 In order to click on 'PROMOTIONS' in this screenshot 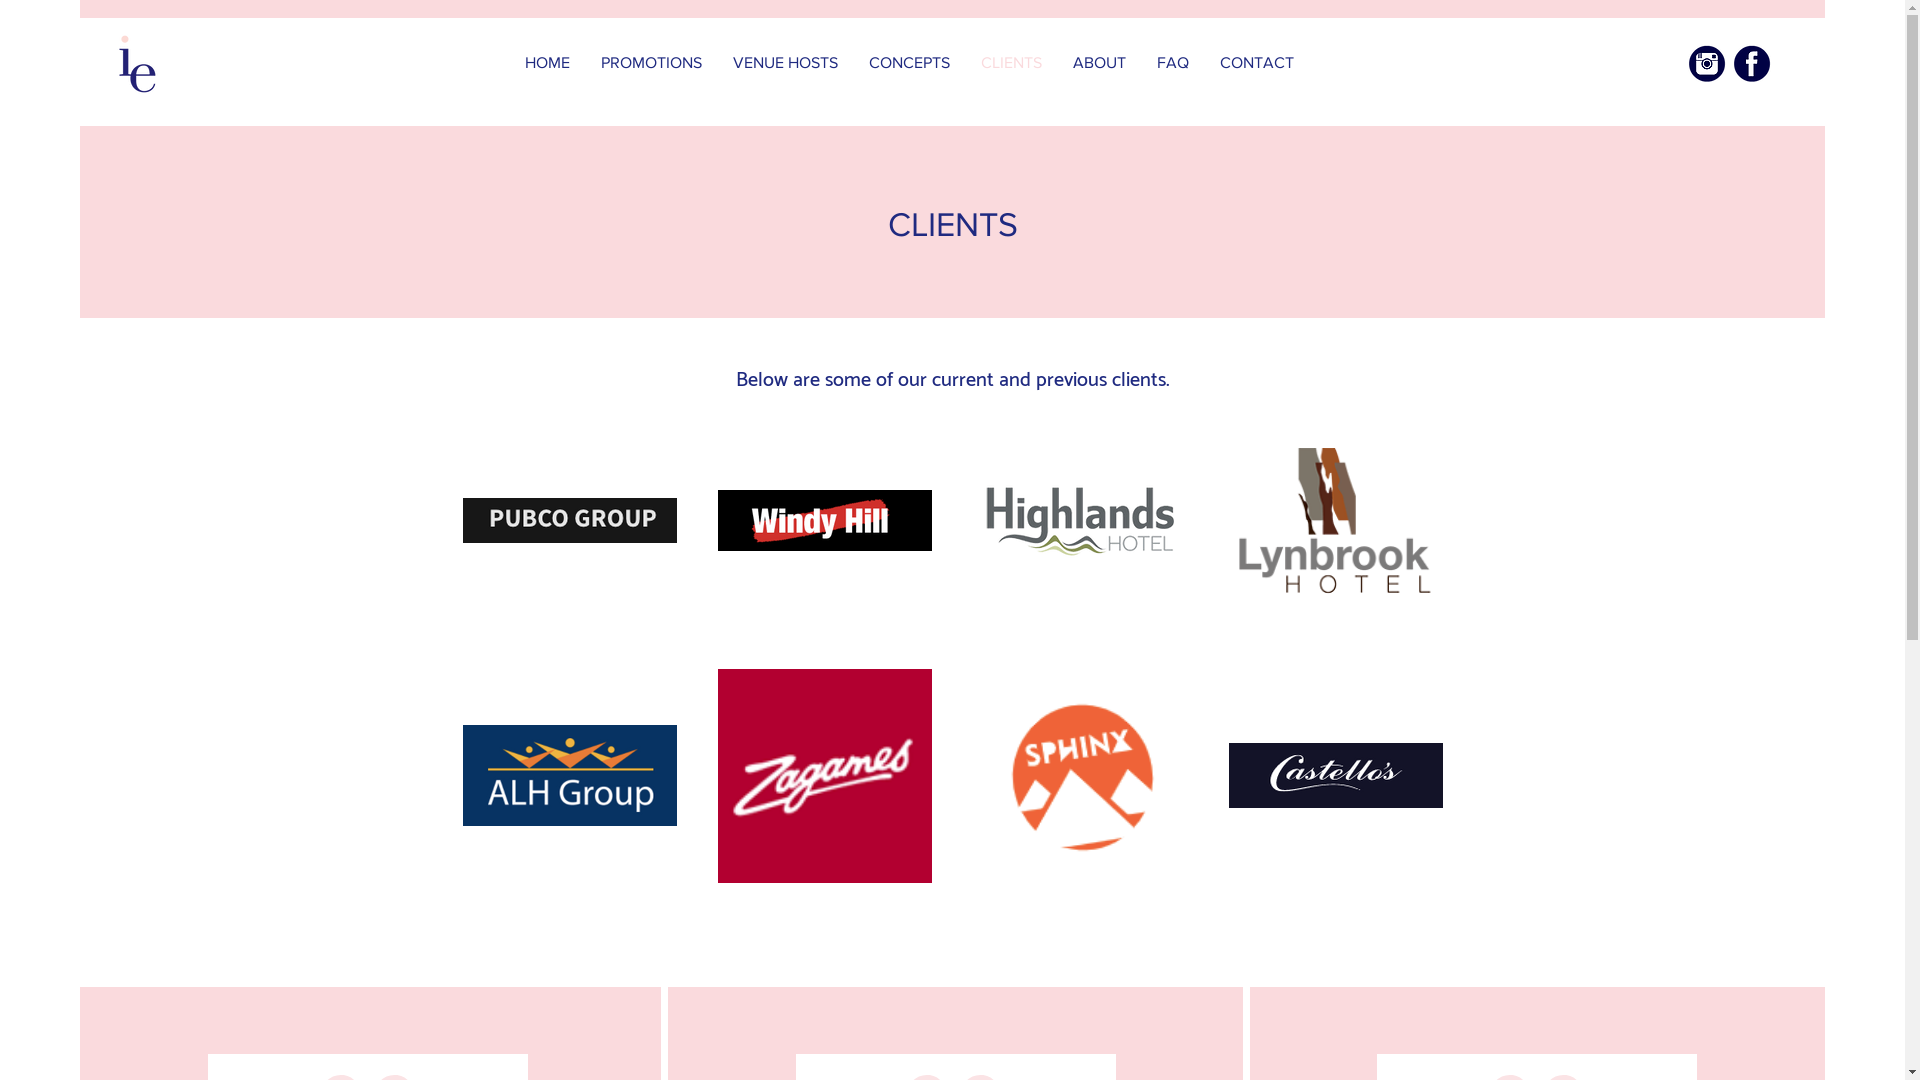, I will do `click(652, 61)`.